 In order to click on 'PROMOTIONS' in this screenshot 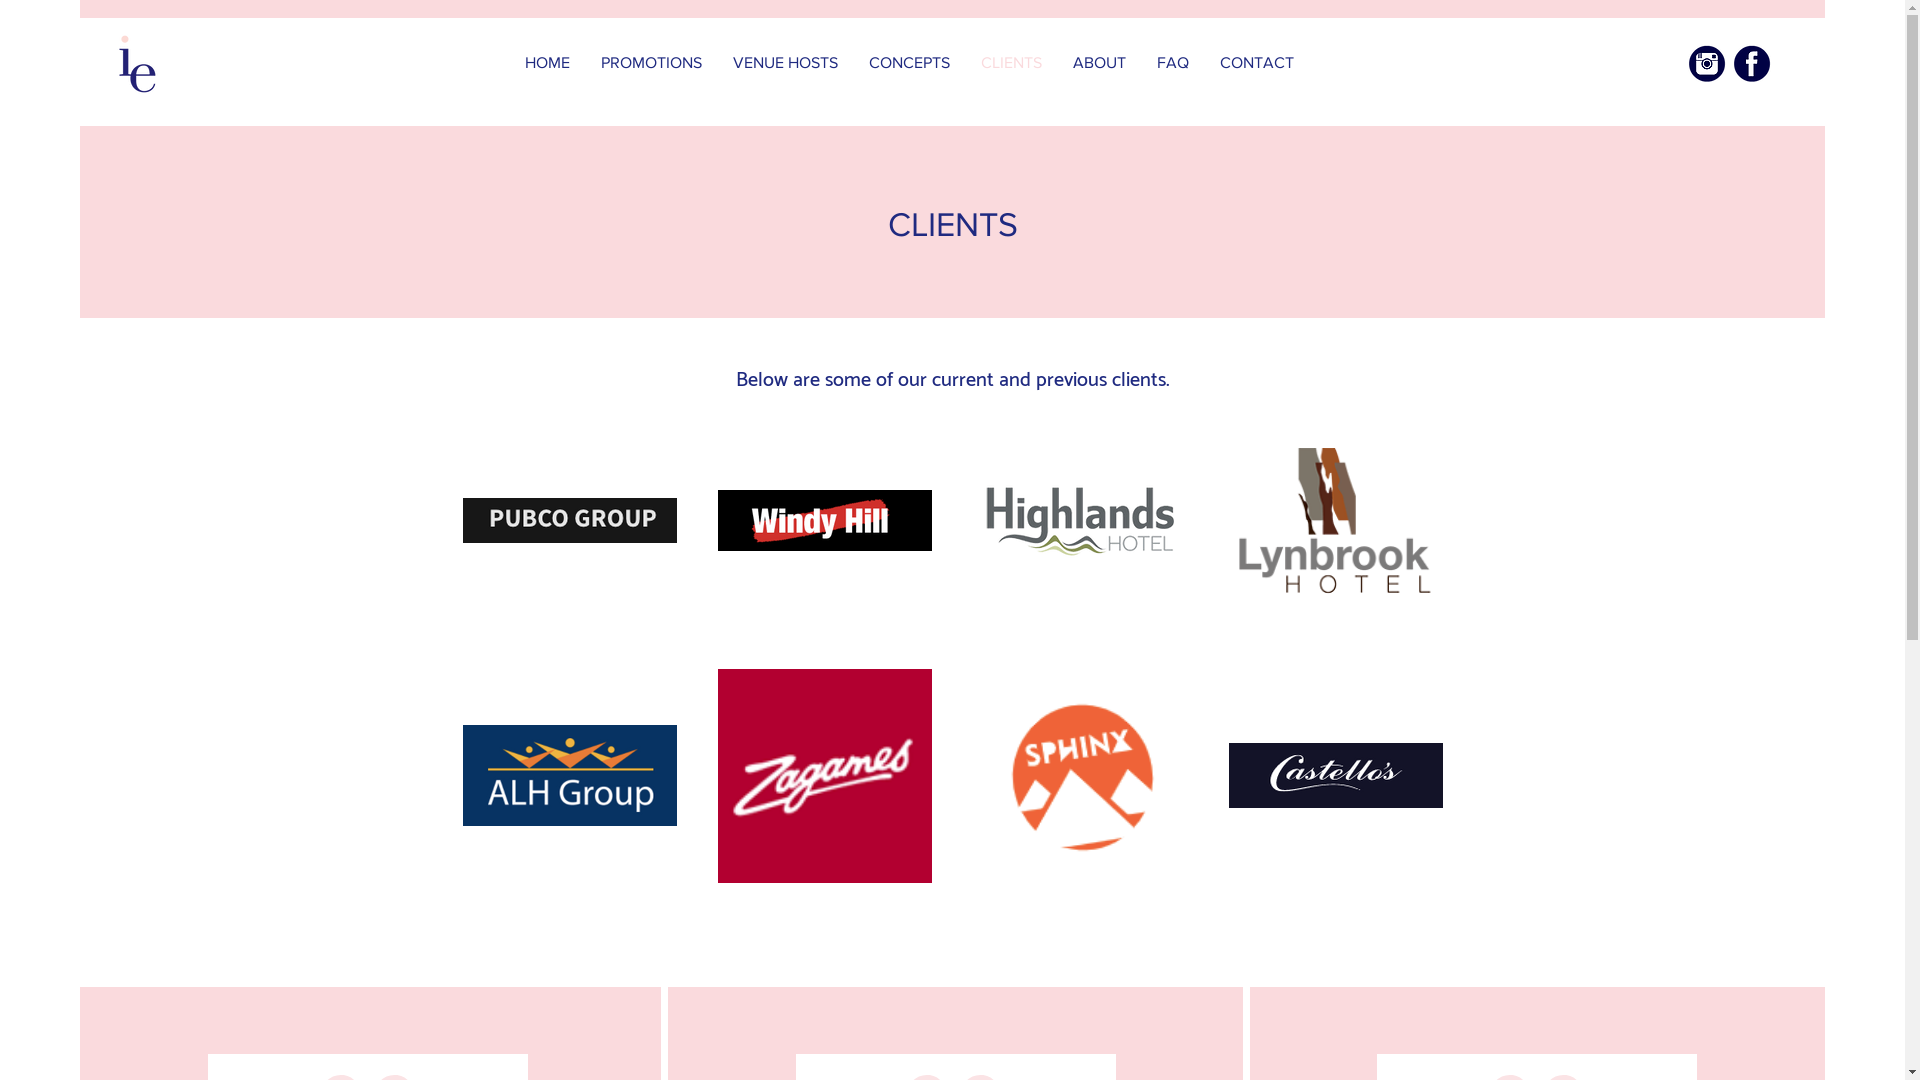, I will do `click(652, 61)`.